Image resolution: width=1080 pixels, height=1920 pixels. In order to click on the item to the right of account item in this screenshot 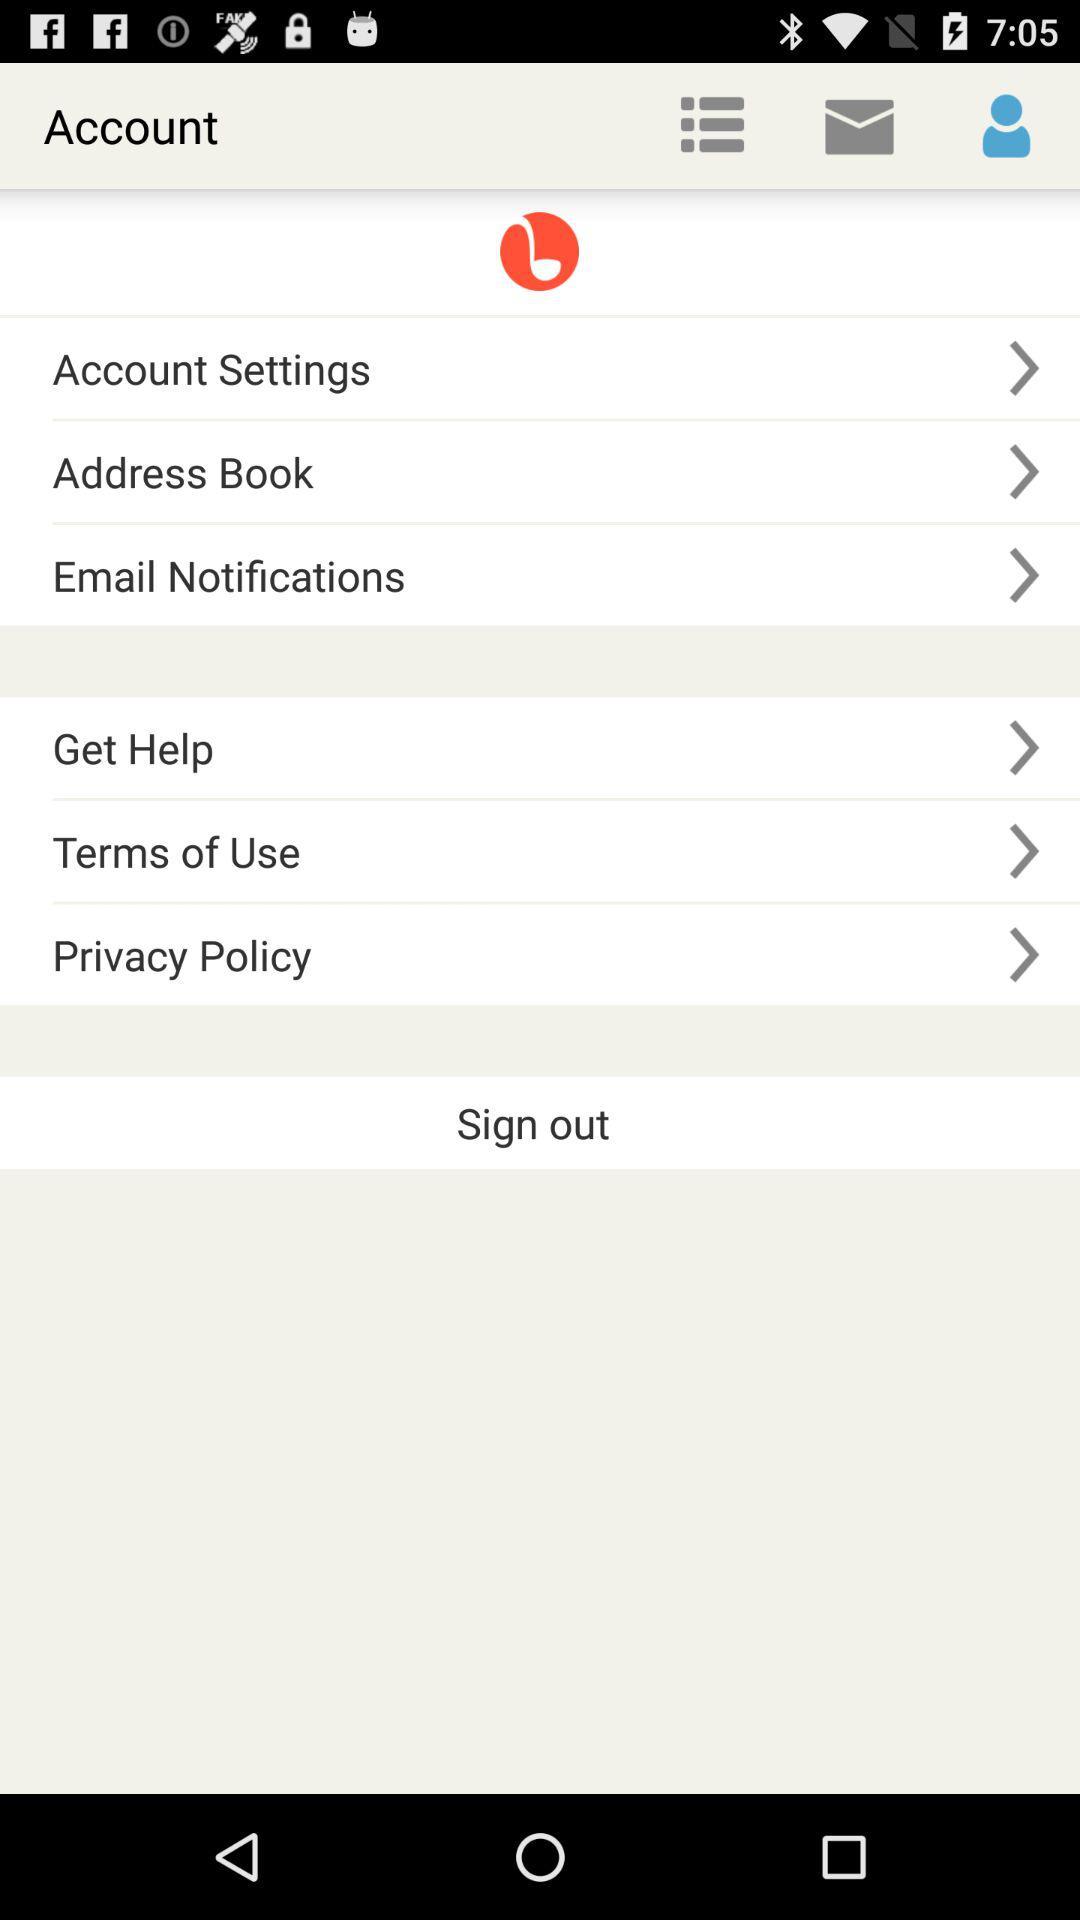, I will do `click(711, 124)`.